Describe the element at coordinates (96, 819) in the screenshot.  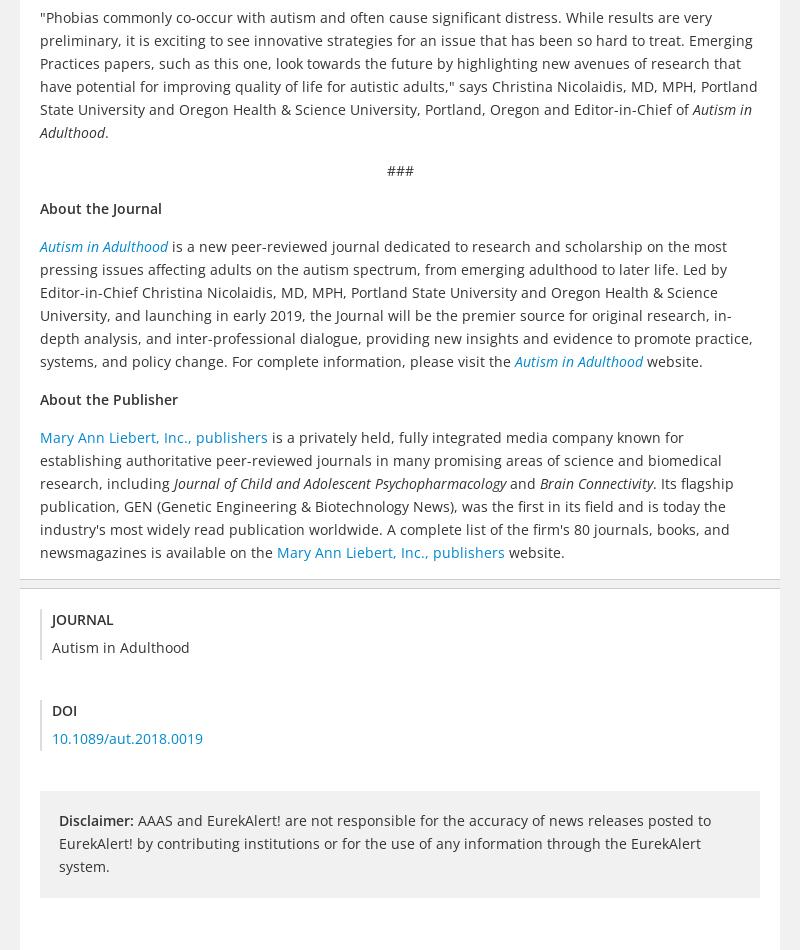
I see `'Disclaimer:'` at that location.